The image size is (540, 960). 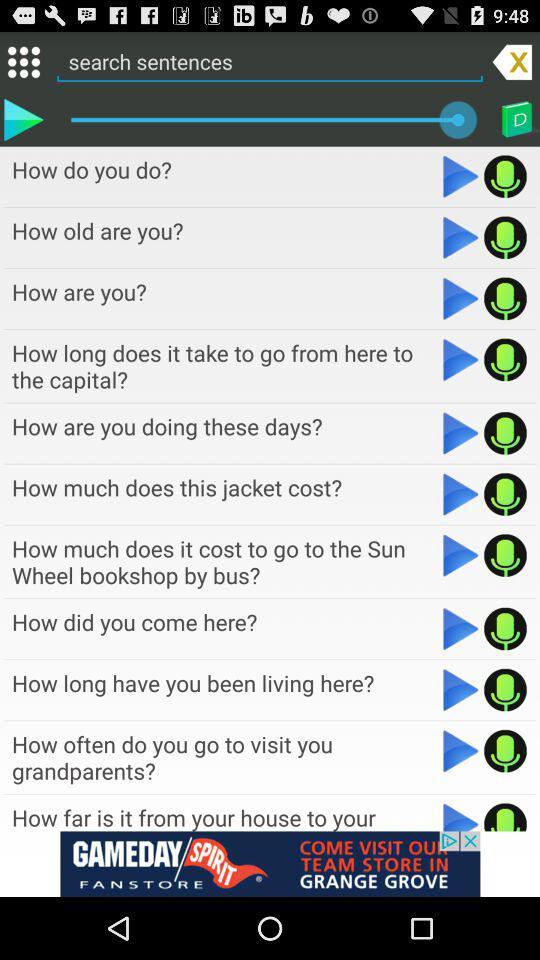 What do you see at coordinates (504, 555) in the screenshot?
I see `audio button click` at bounding box center [504, 555].